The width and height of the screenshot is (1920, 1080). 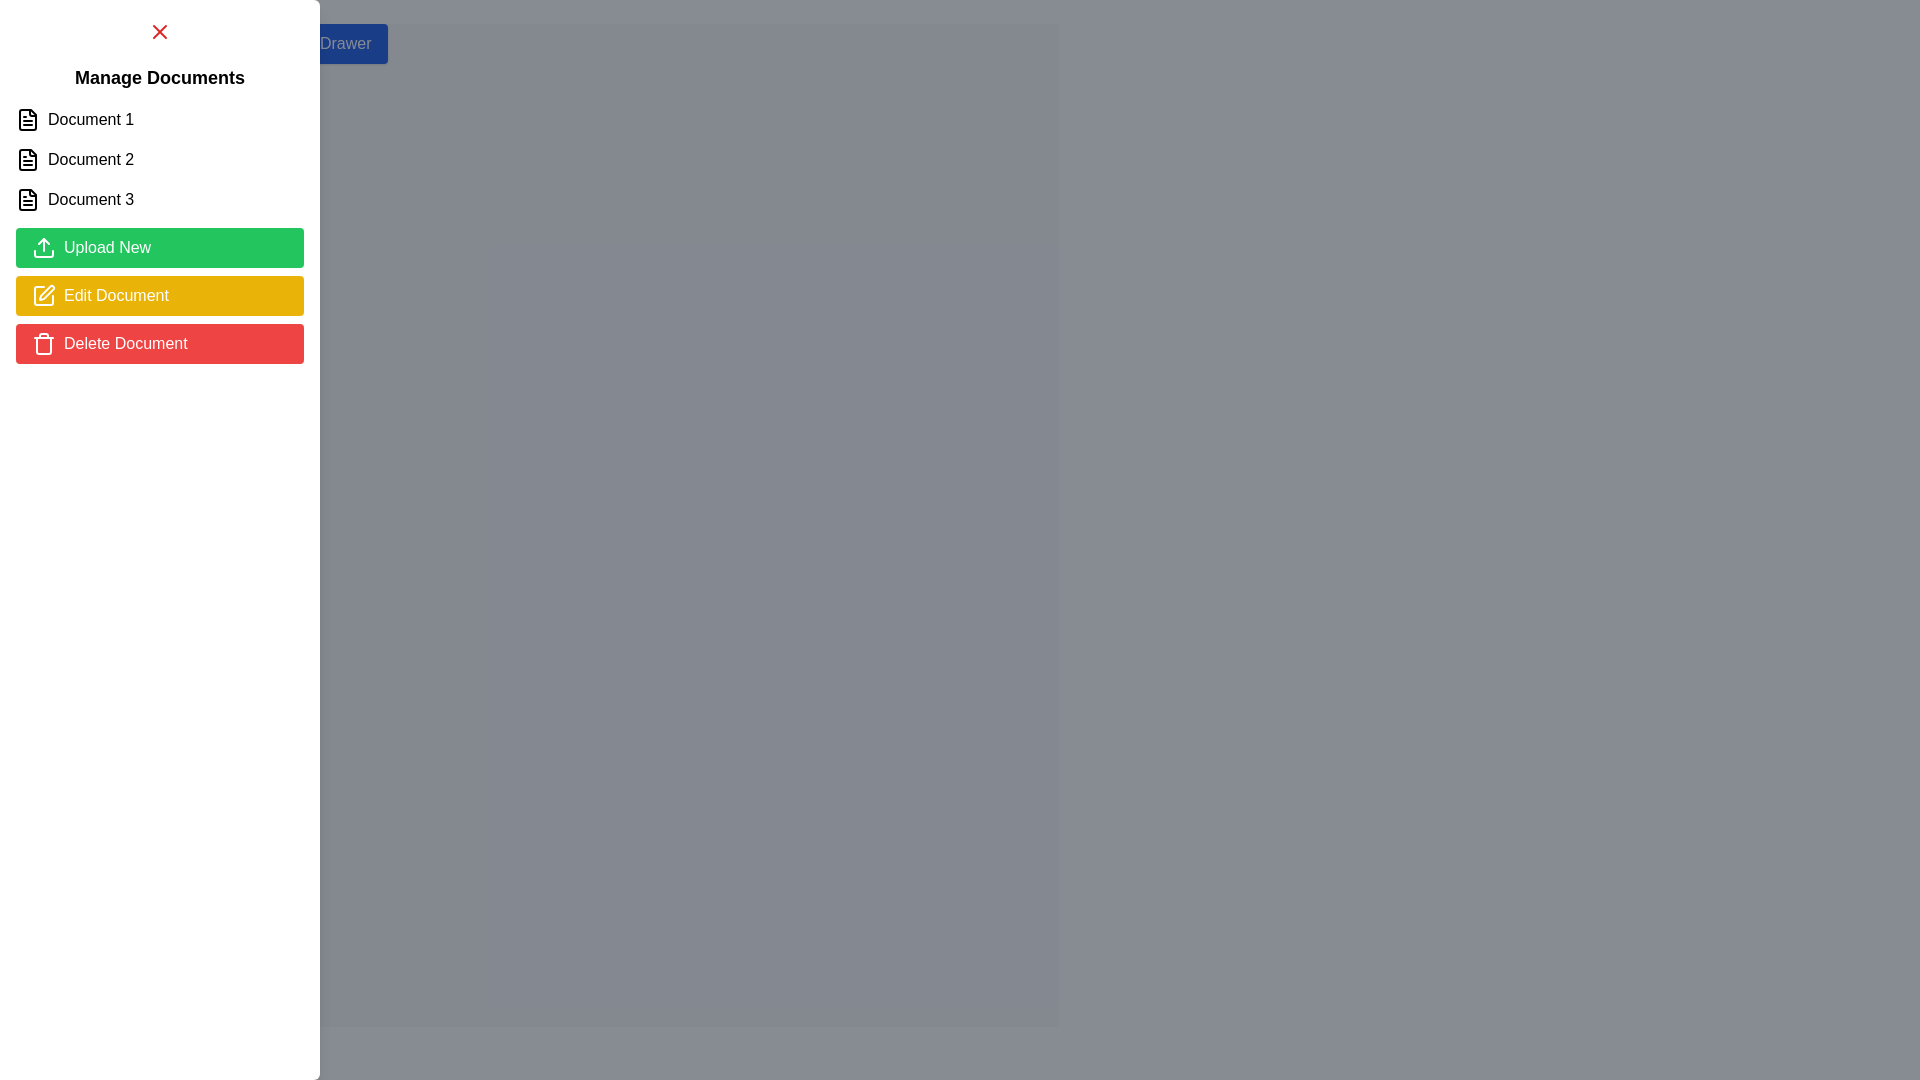 I want to click on the second sub-component of the editing toolbar, which features a pen icon over a square, located in the left-hand panel of the menu, so click(x=47, y=293).